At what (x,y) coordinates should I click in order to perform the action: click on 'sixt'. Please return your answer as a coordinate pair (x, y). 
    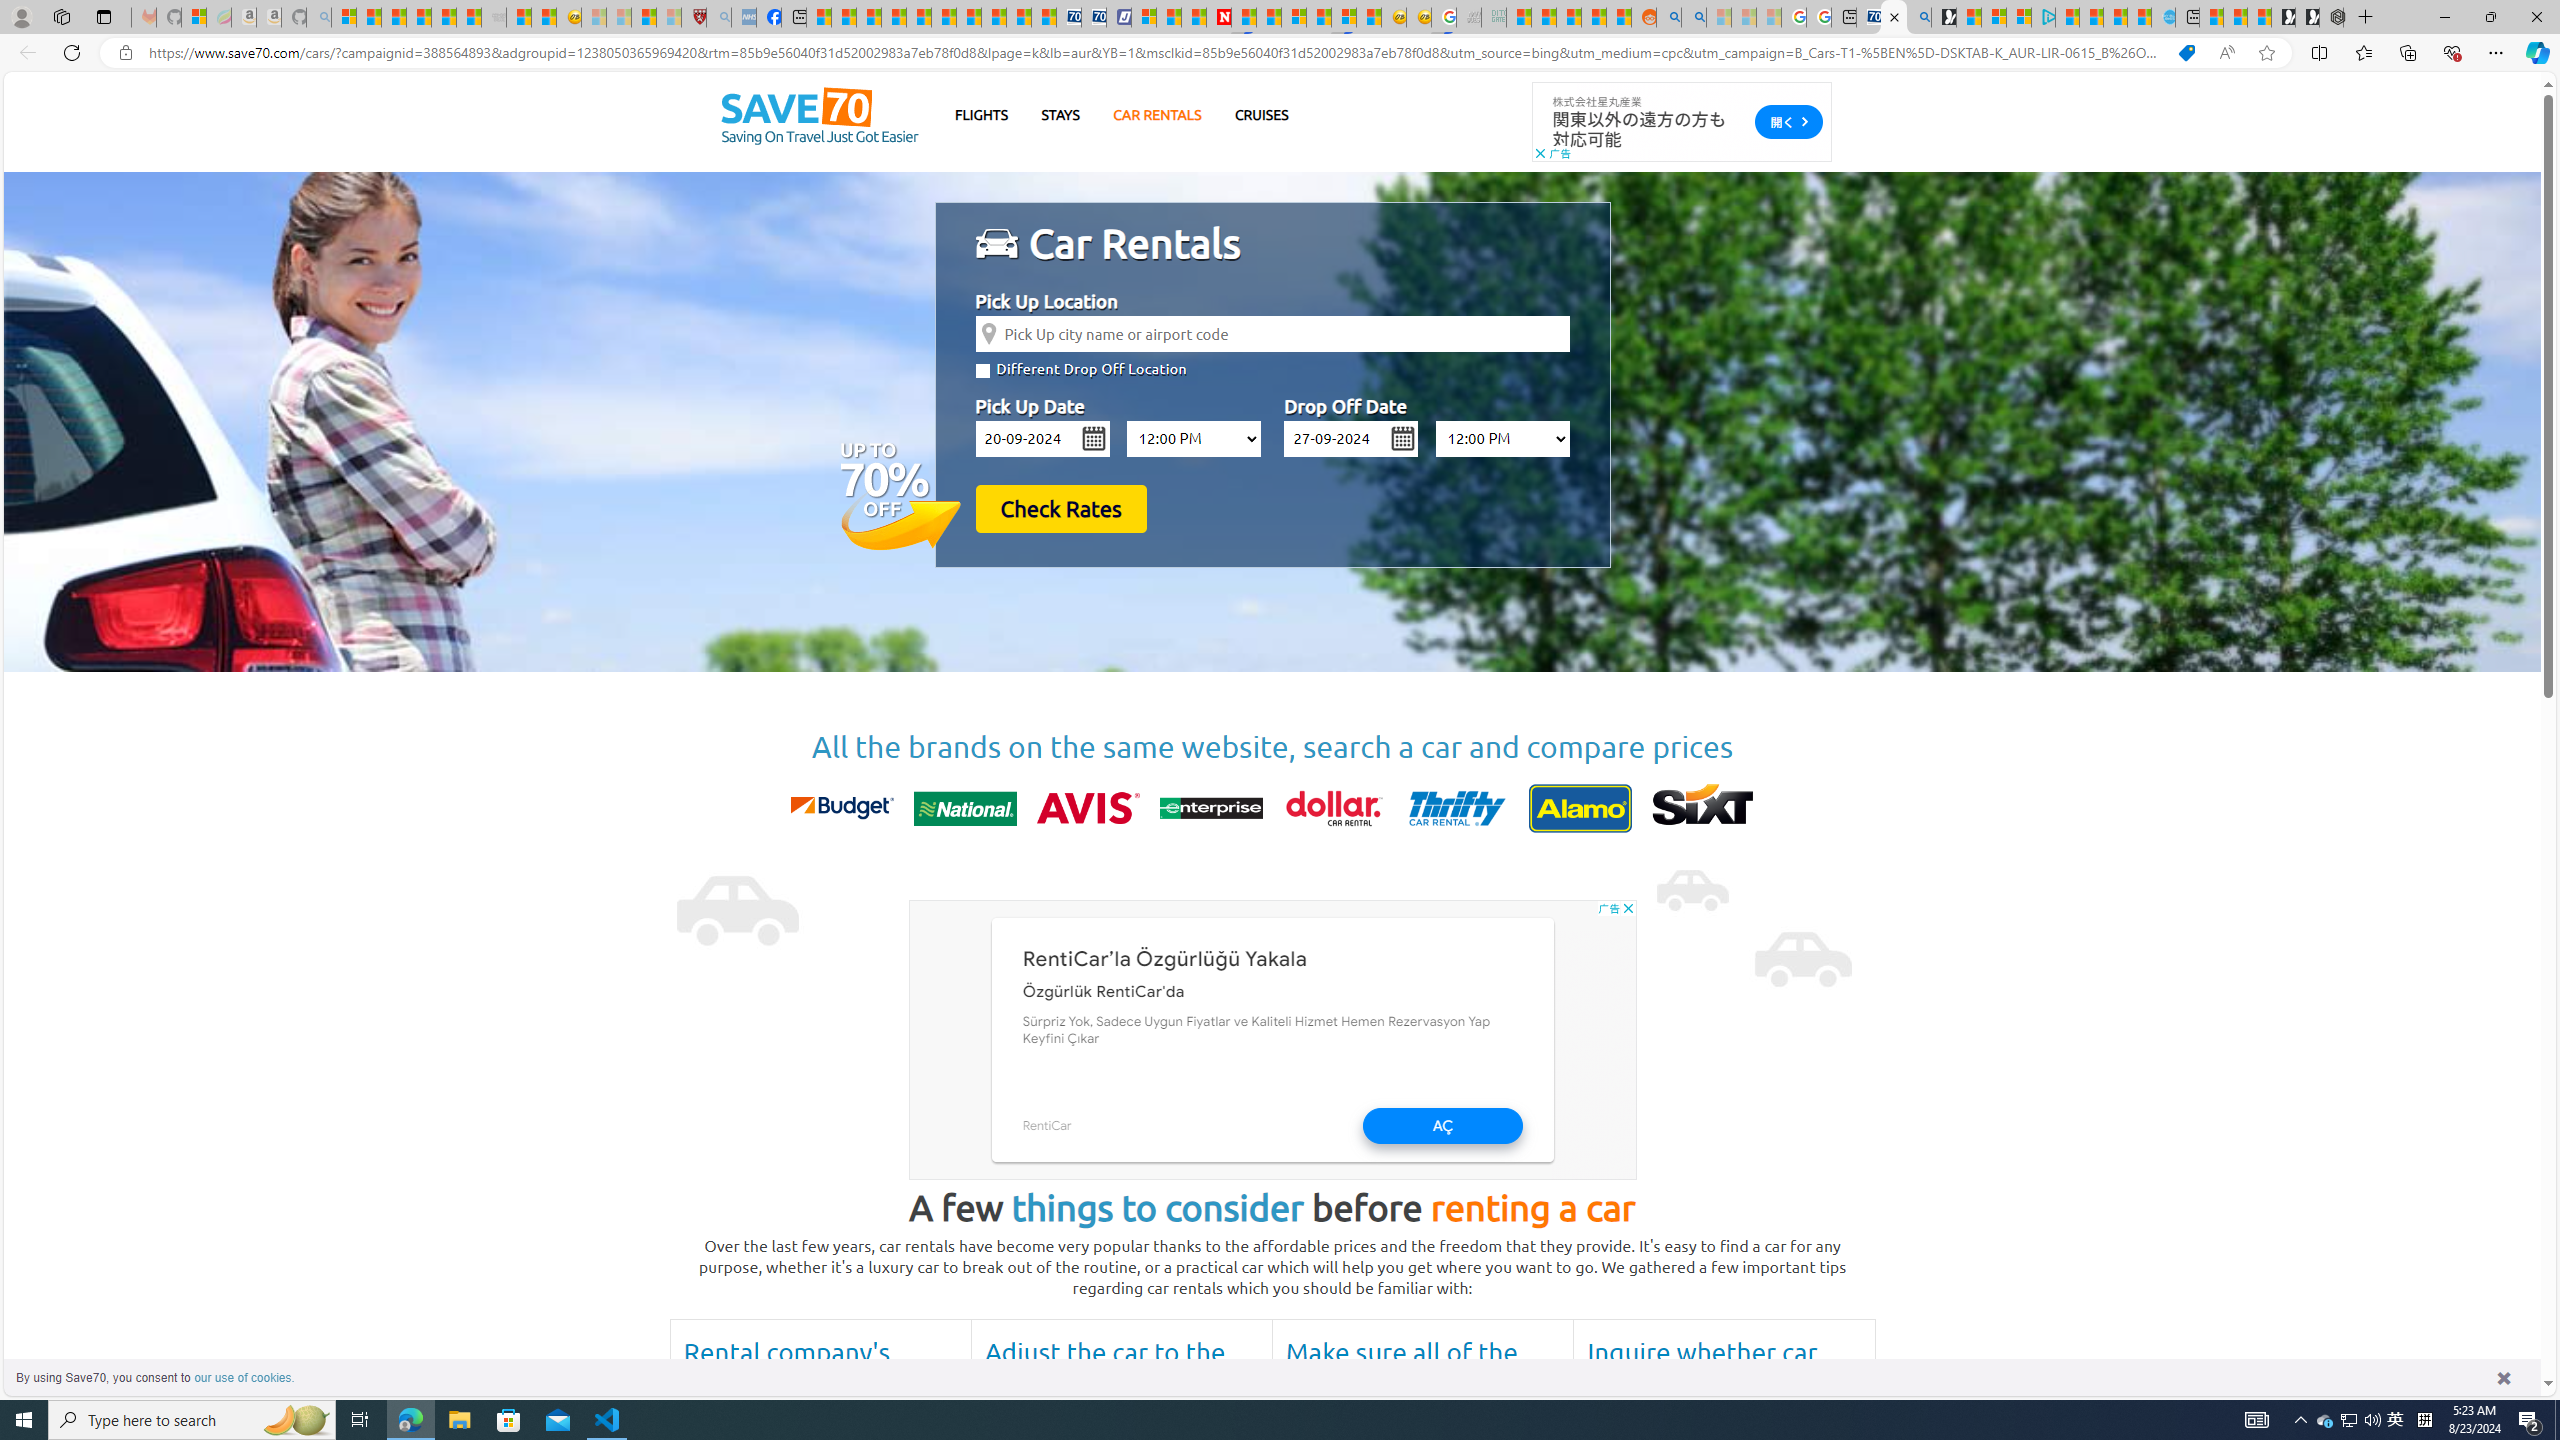
    Looking at the image, I should click on (1703, 808).